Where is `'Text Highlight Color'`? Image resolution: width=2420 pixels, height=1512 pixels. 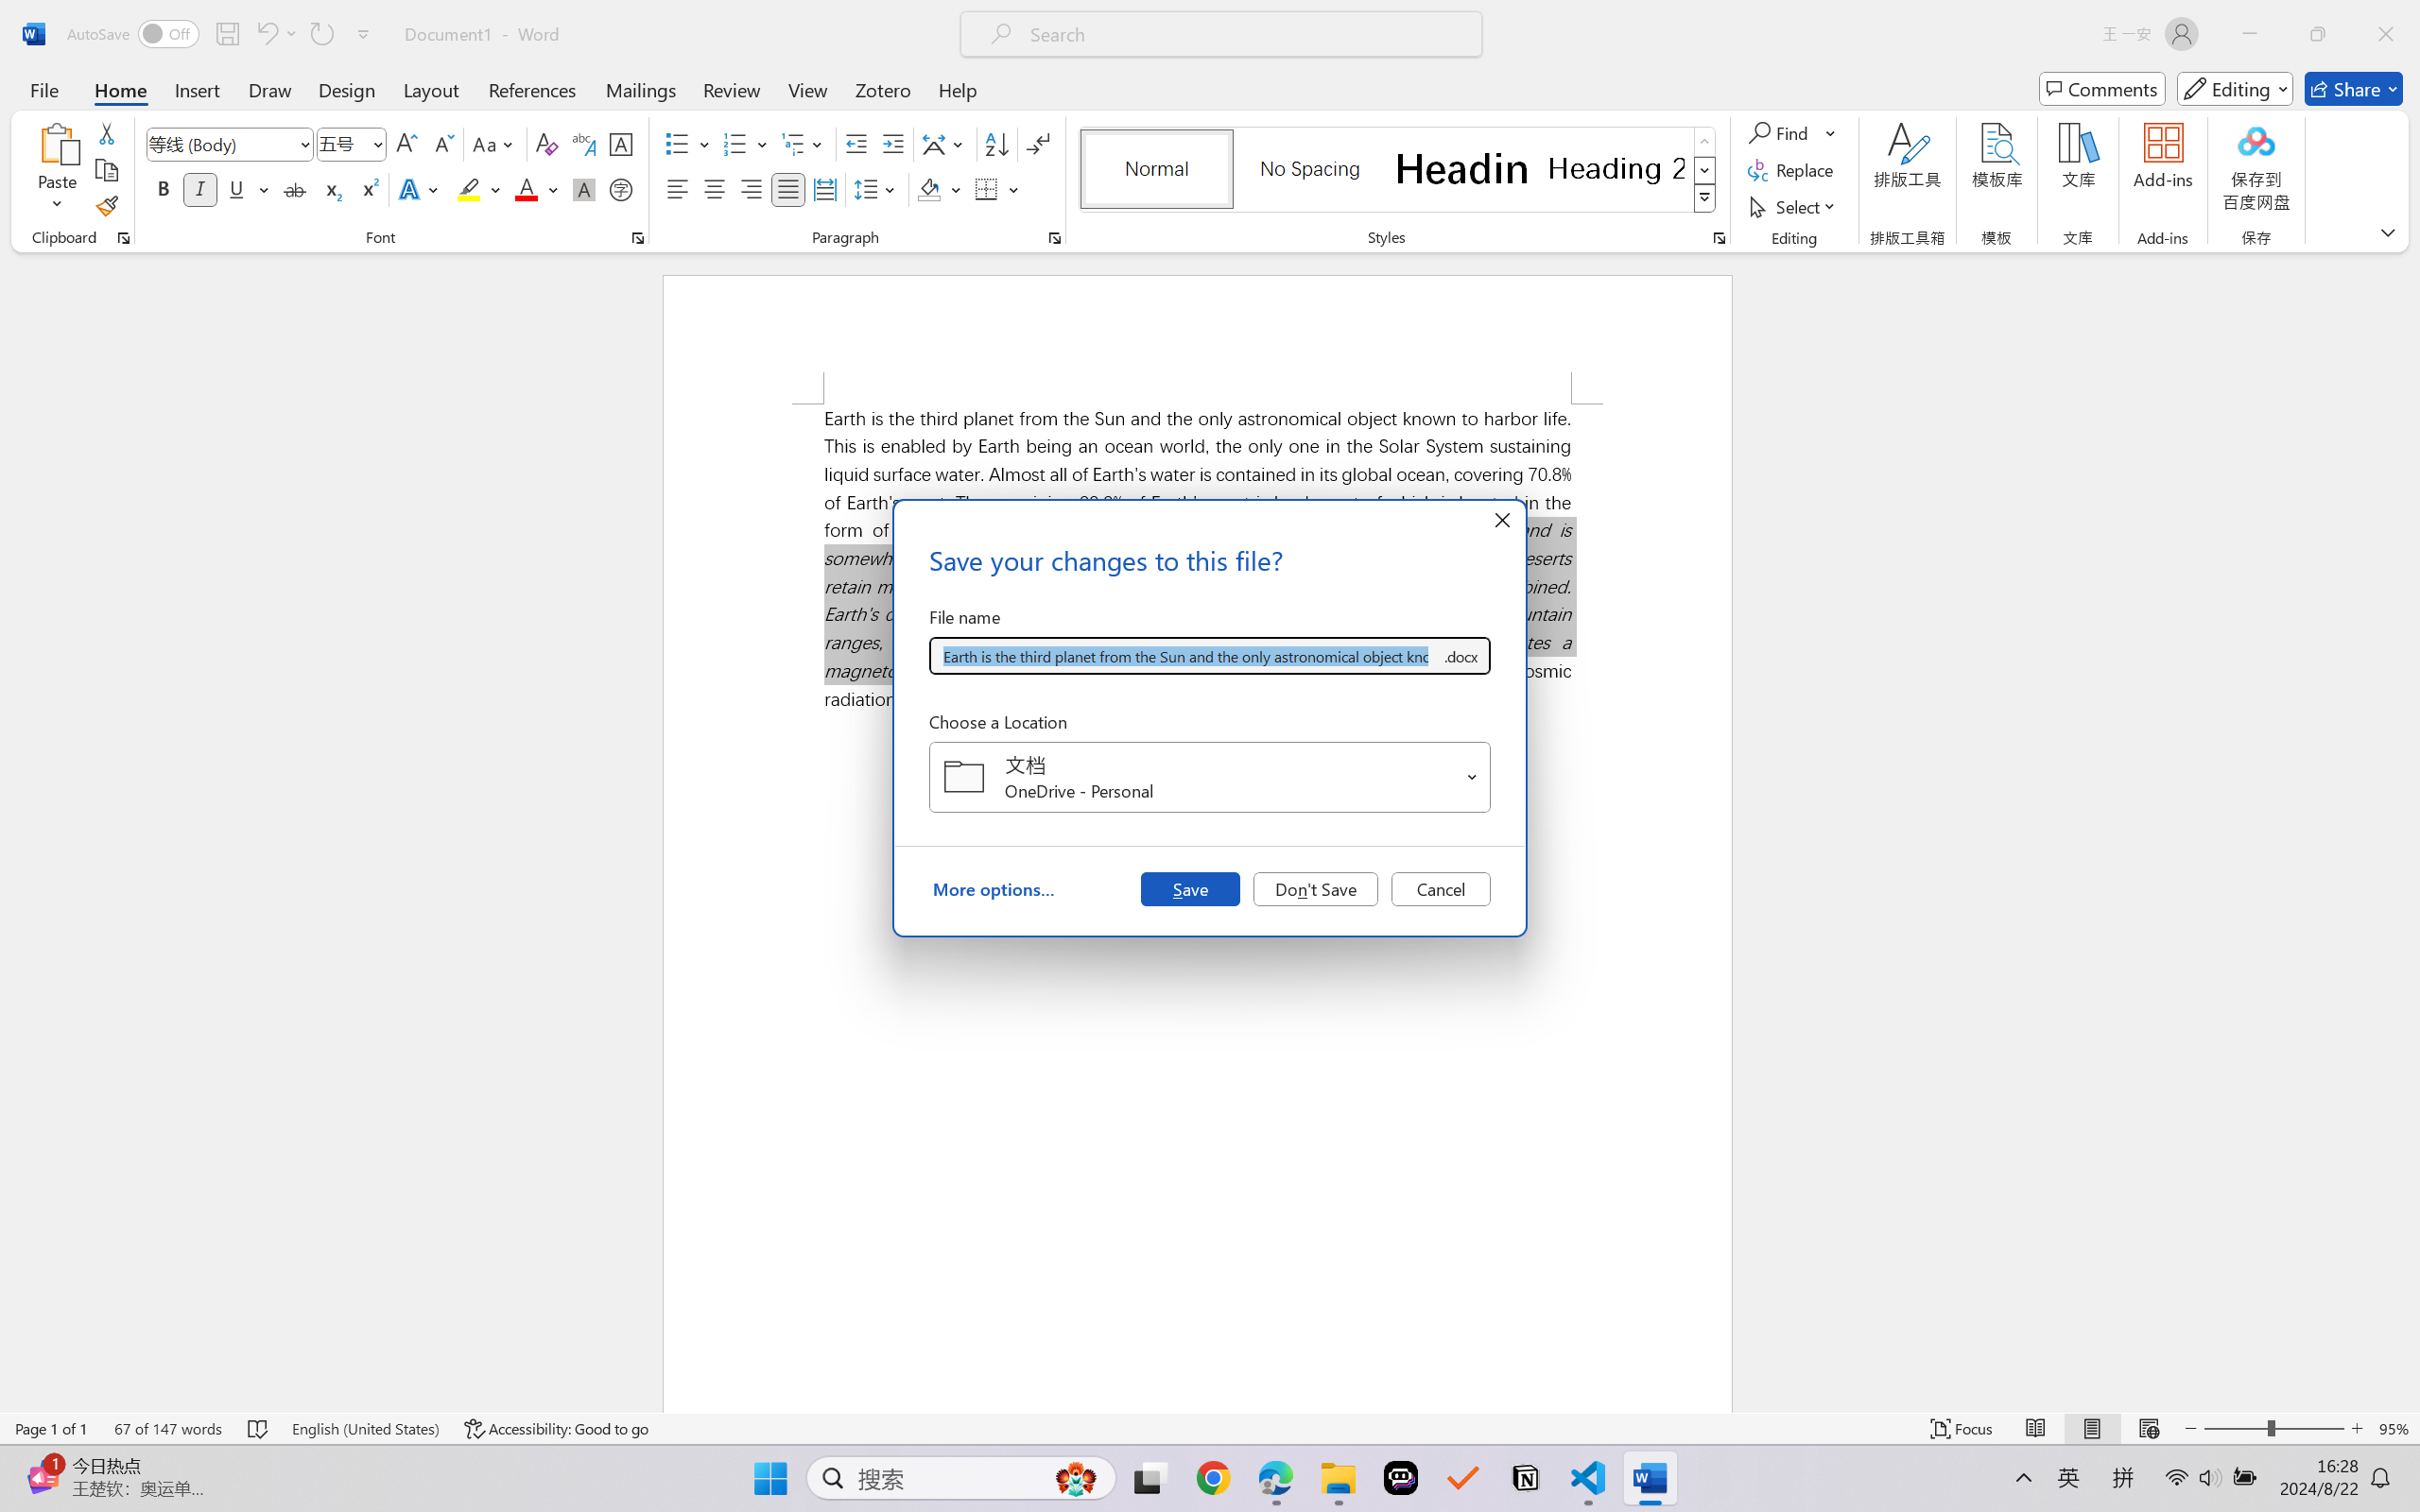
'Text Highlight Color' is located at coordinates (477, 188).